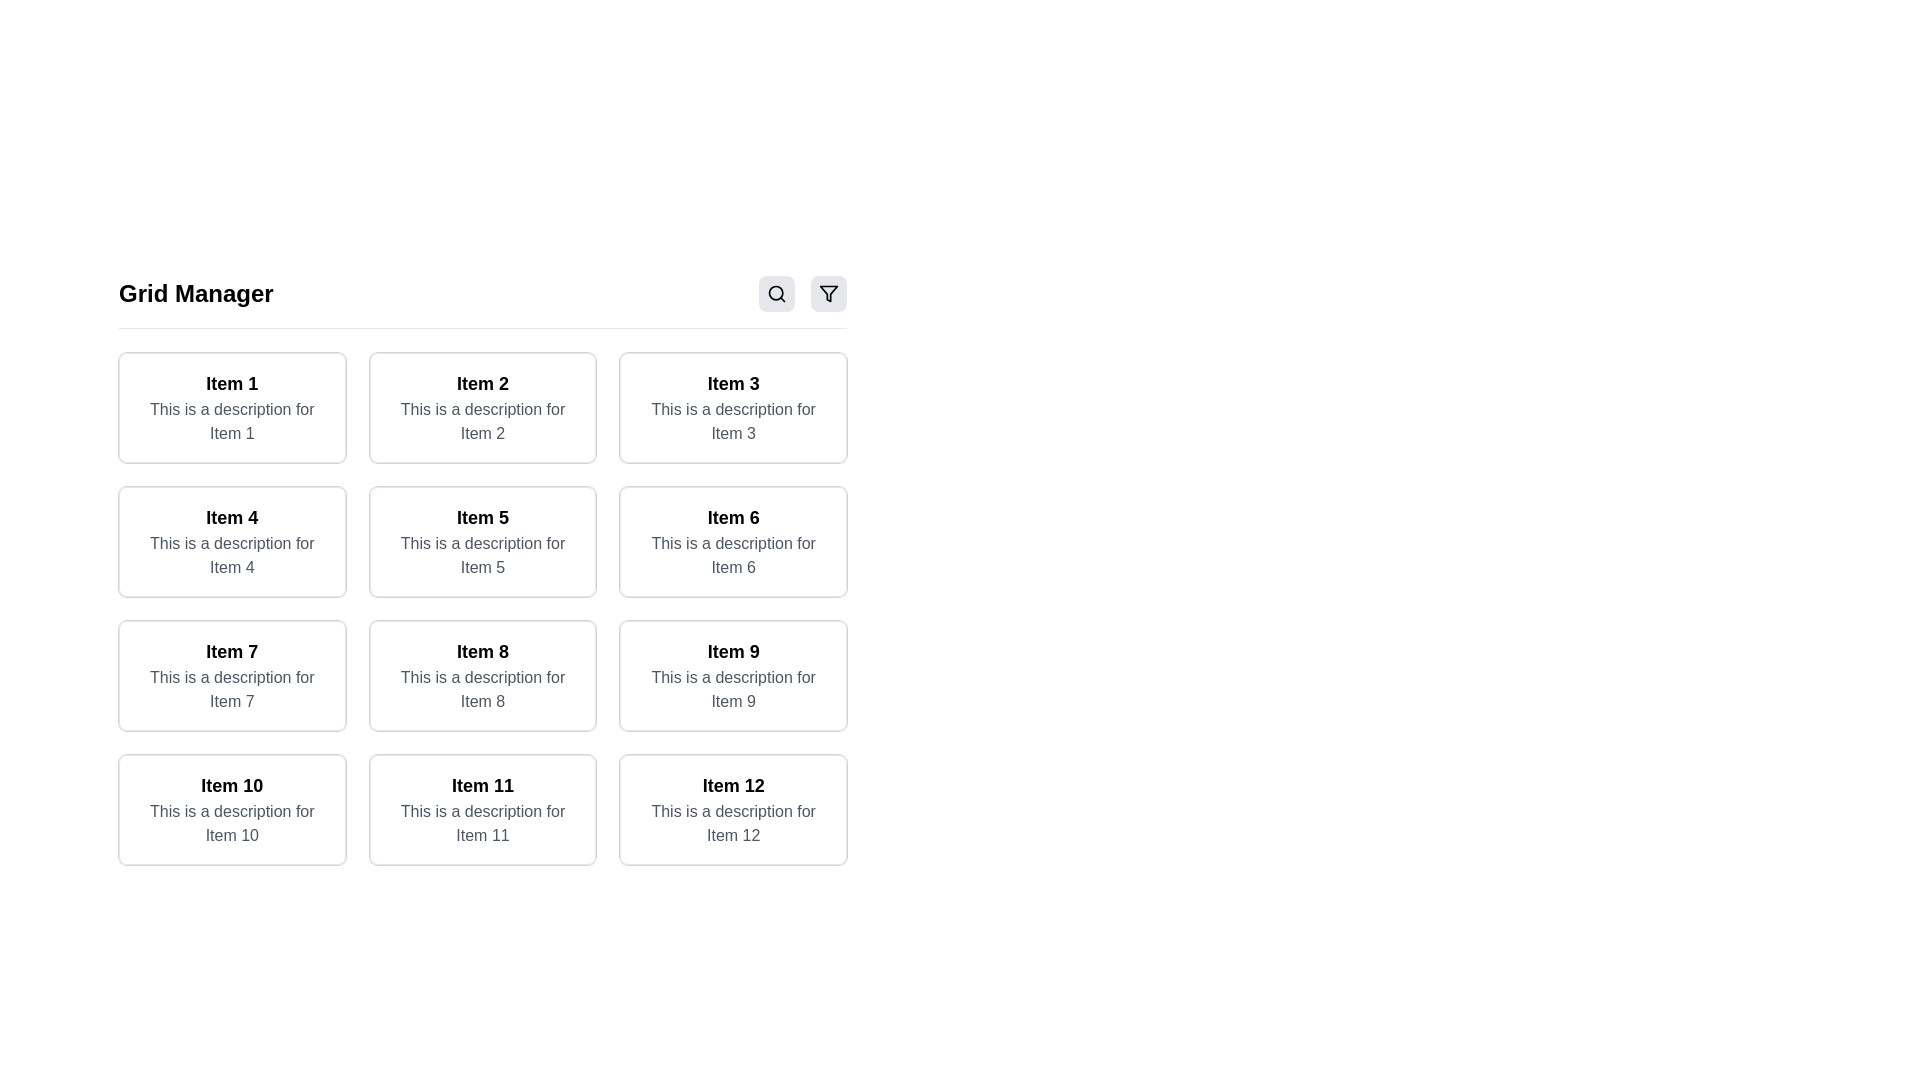  What do you see at coordinates (829, 293) in the screenshot?
I see `the funnel-shaped icon button, which is styled with a minimalist outline design in gray, located in the top-right section of the interface` at bounding box center [829, 293].